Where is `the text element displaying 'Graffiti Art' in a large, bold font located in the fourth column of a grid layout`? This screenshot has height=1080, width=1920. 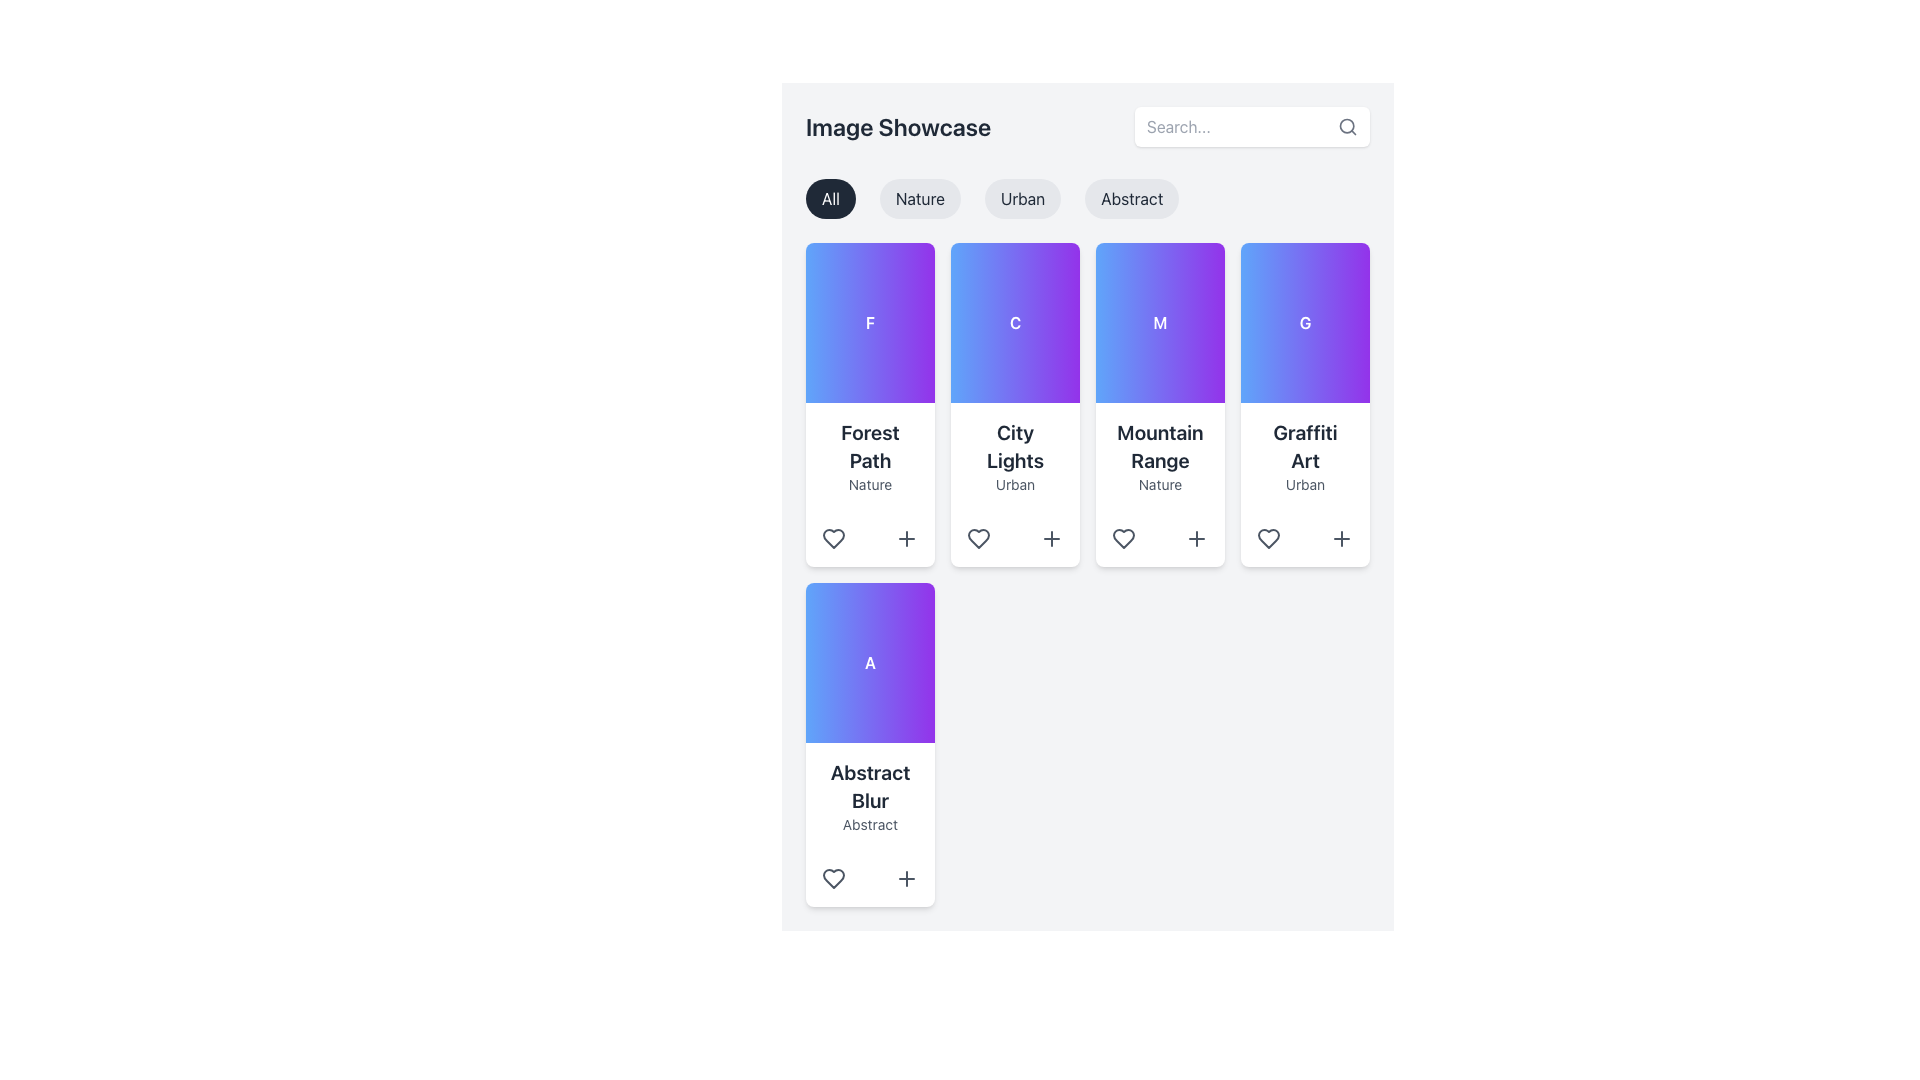
the text element displaying 'Graffiti Art' in a large, bold font located in the fourth column of a grid layout is located at coordinates (1305, 446).